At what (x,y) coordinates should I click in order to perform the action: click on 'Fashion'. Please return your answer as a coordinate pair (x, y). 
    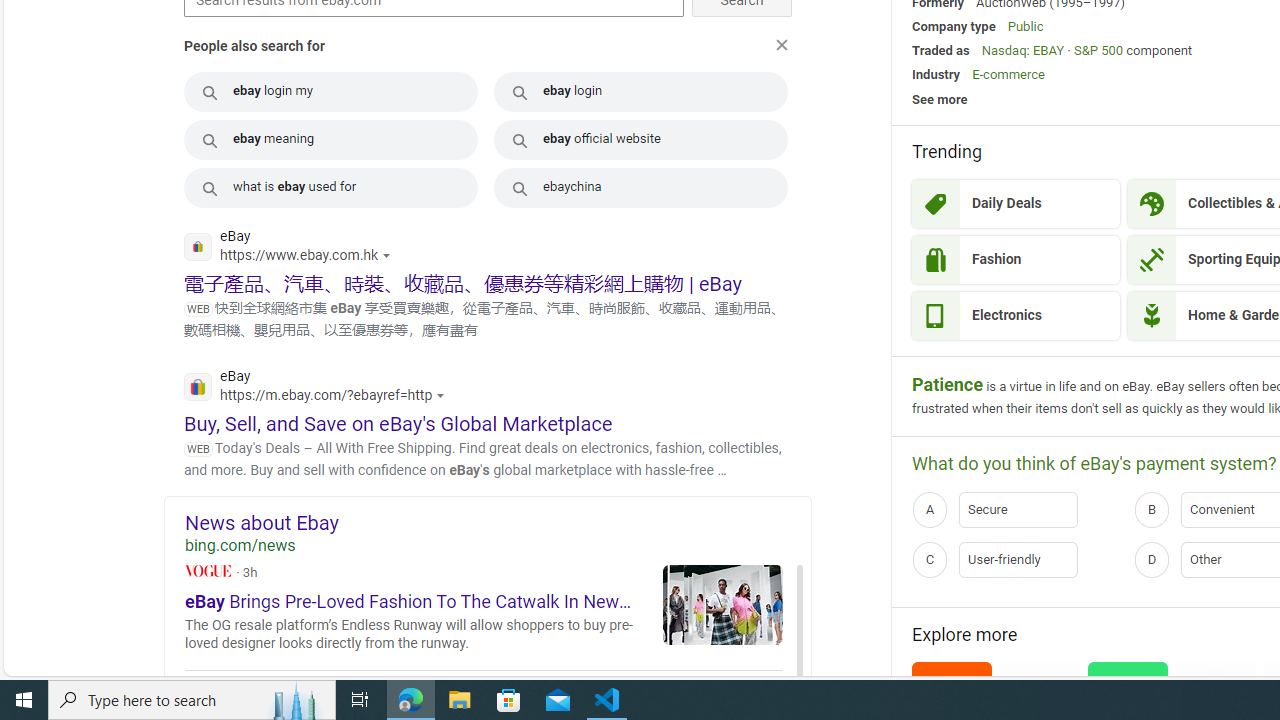
    Looking at the image, I should click on (1015, 258).